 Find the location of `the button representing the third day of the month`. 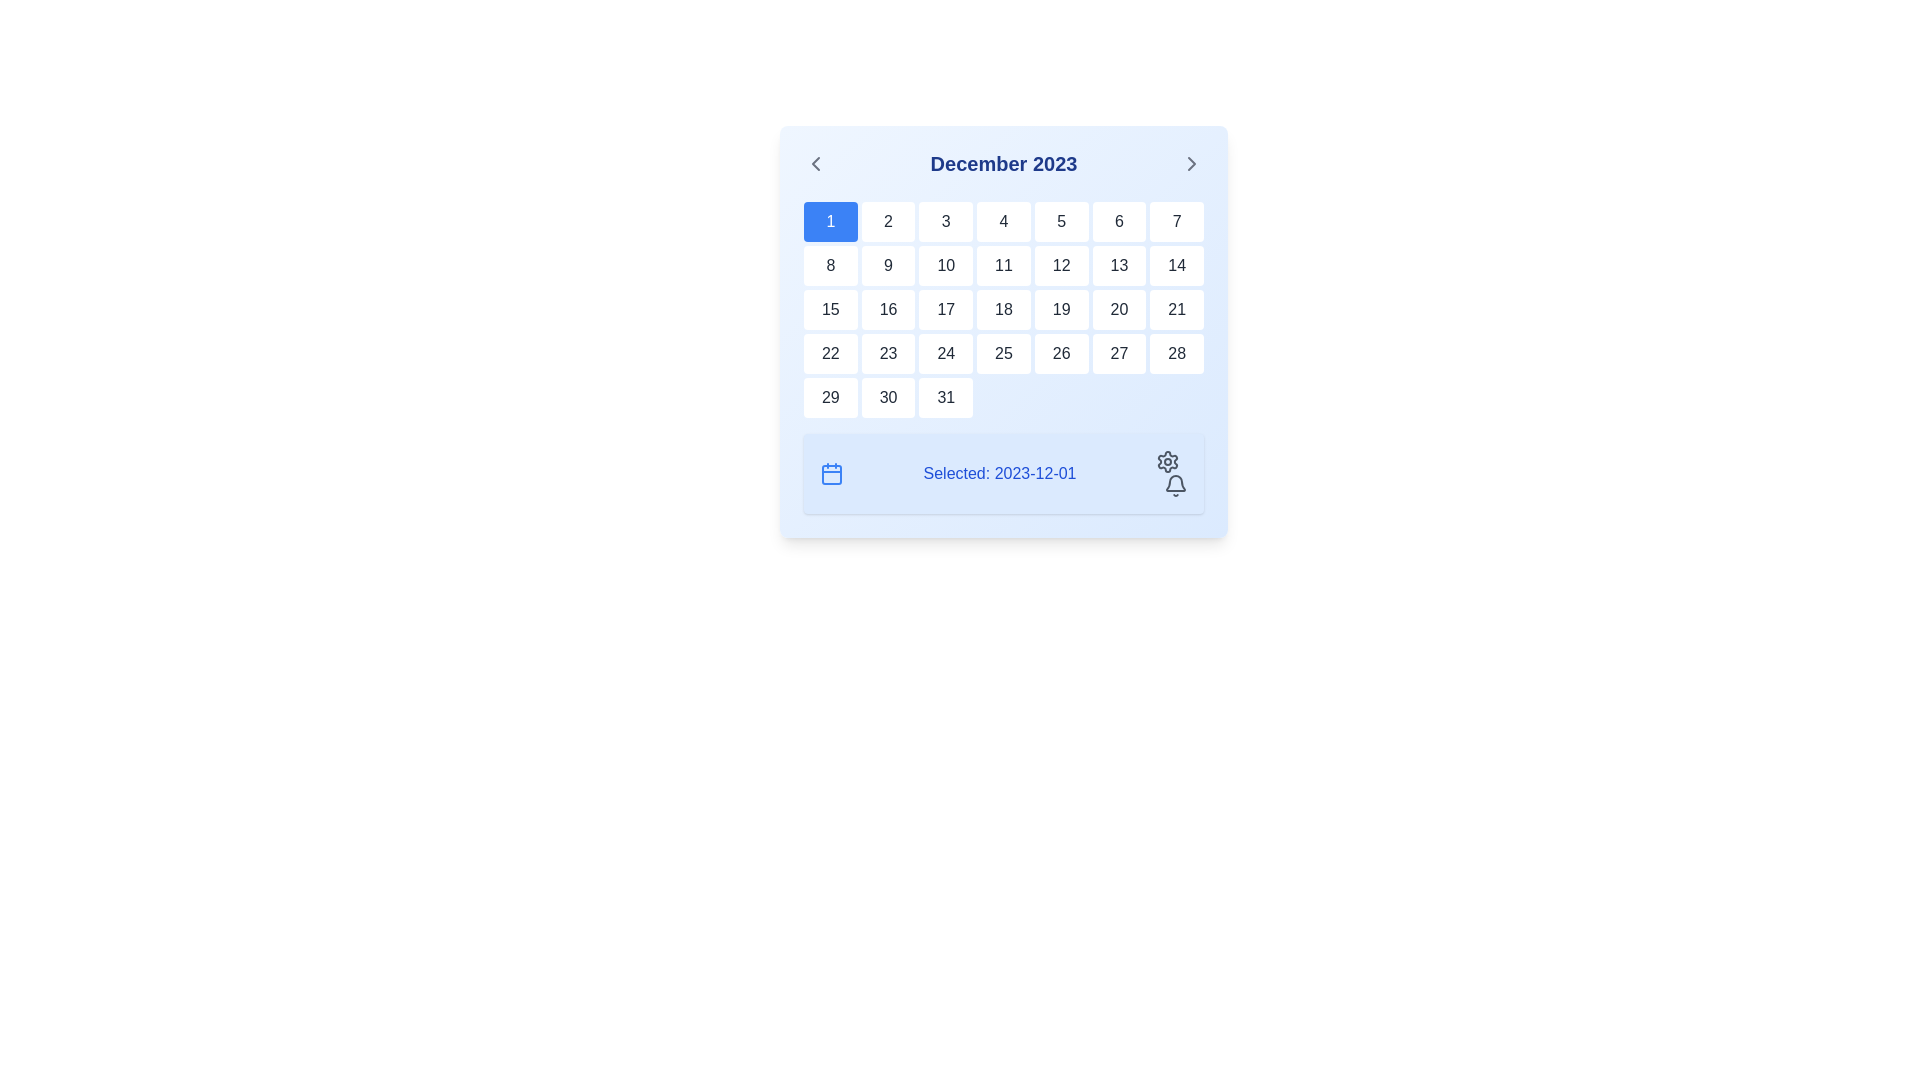

the button representing the third day of the month is located at coordinates (944, 222).